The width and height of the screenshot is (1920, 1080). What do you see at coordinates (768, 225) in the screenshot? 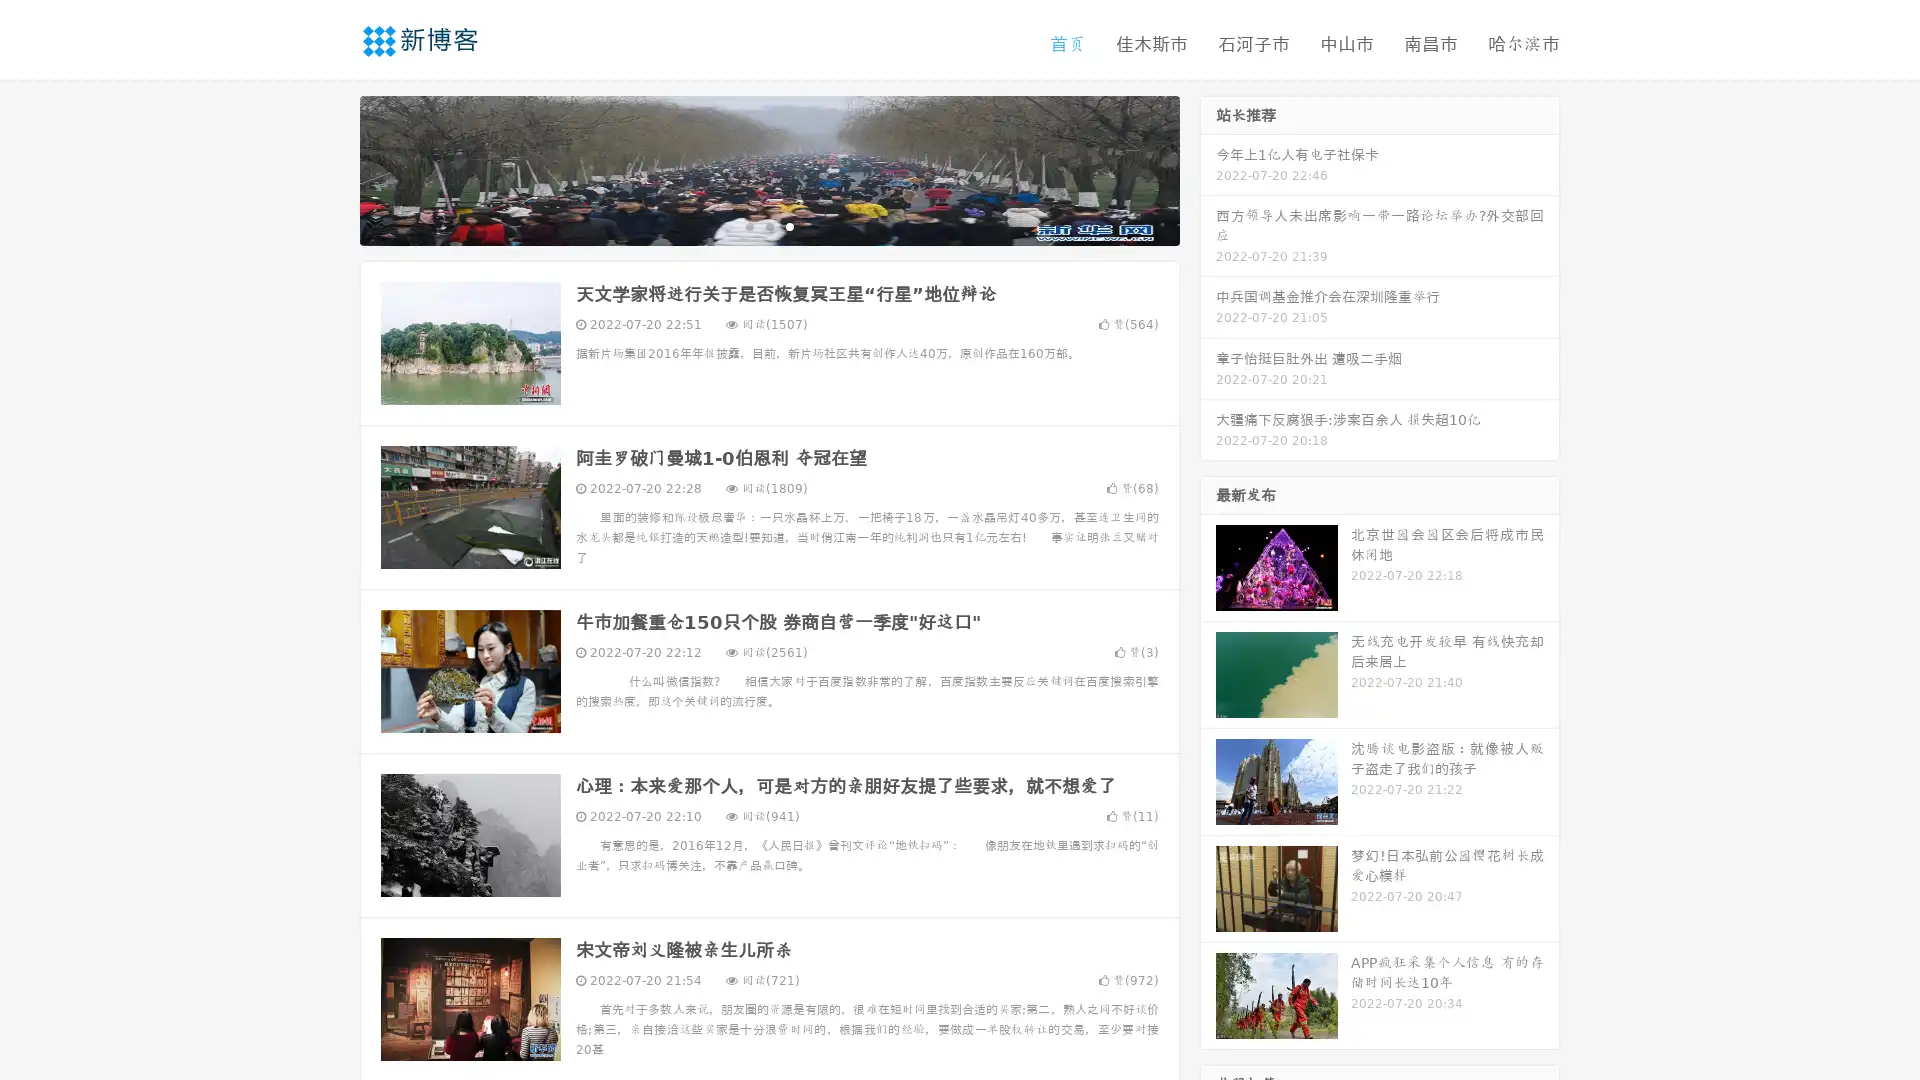
I see `Go to slide 2` at bounding box center [768, 225].